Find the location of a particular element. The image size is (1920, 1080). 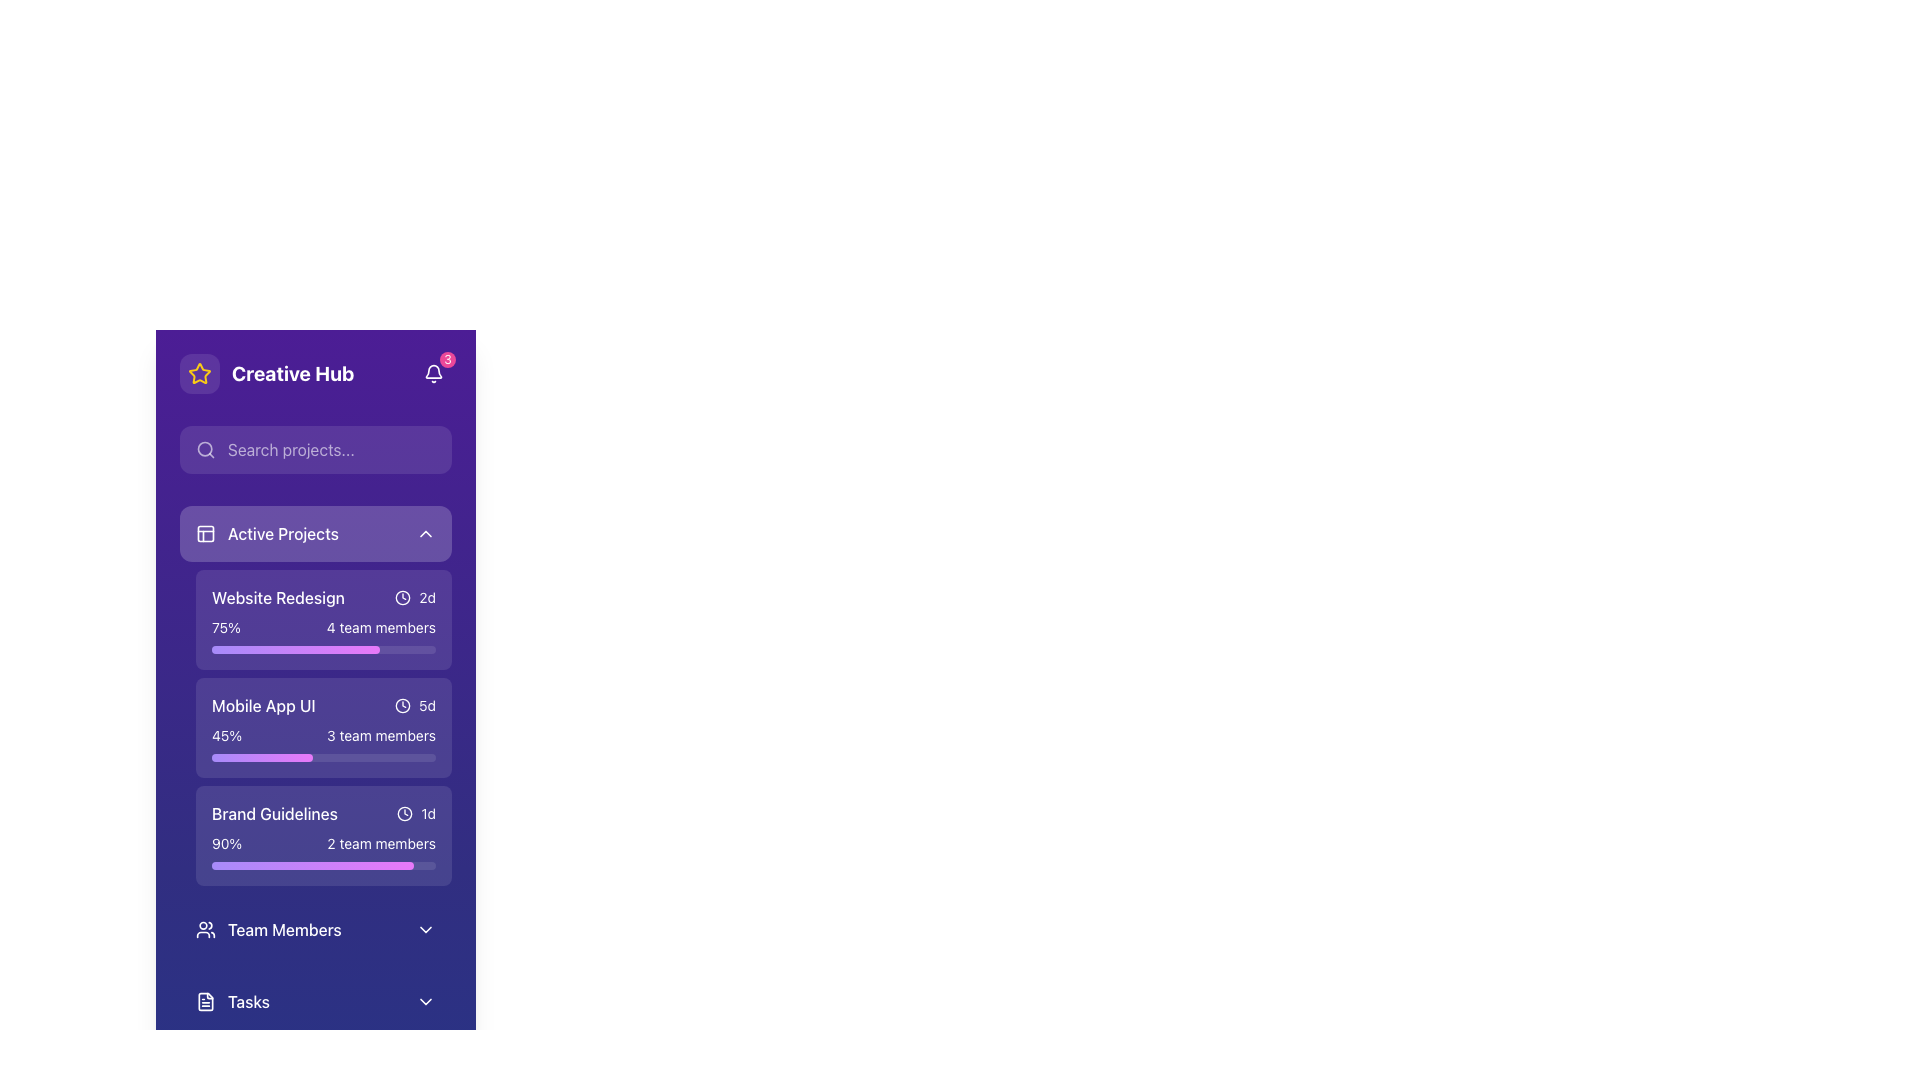

the informational label displaying the number of team members for the 'Website Redesign' project in the 'Active Projects' list, located to the right of the '75%' label is located at coordinates (381, 627).